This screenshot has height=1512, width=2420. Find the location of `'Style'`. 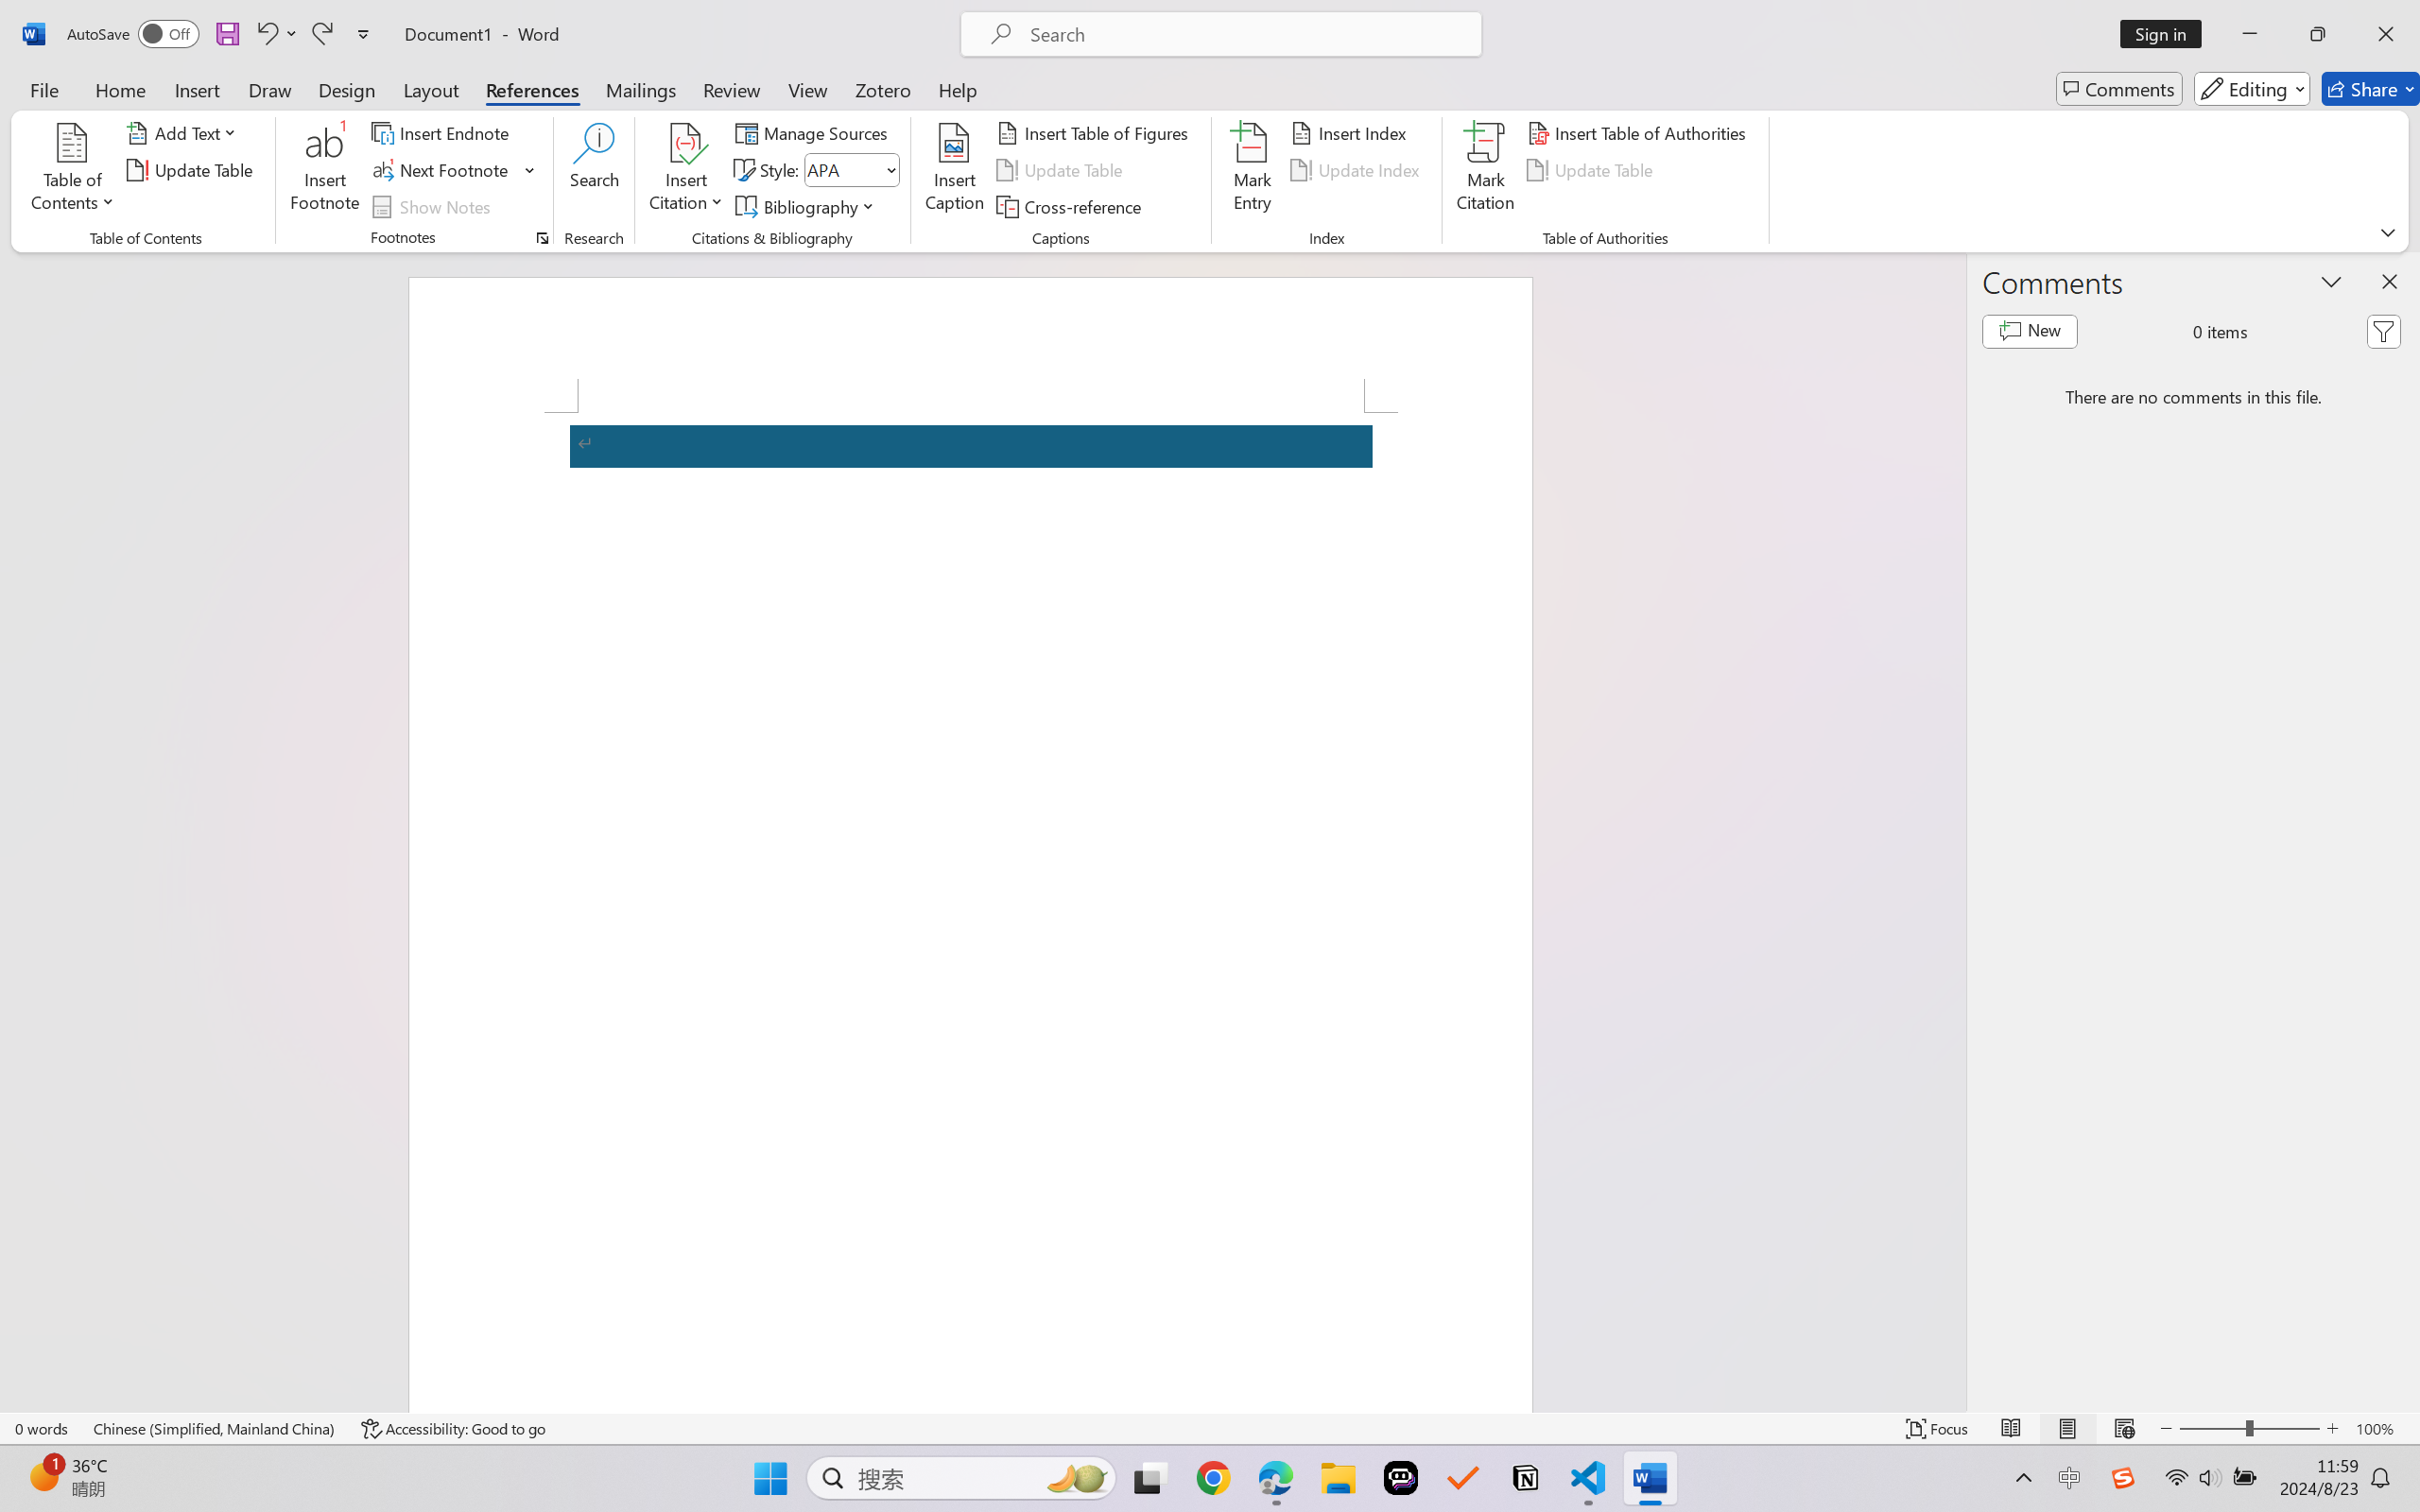

'Style' is located at coordinates (843, 168).